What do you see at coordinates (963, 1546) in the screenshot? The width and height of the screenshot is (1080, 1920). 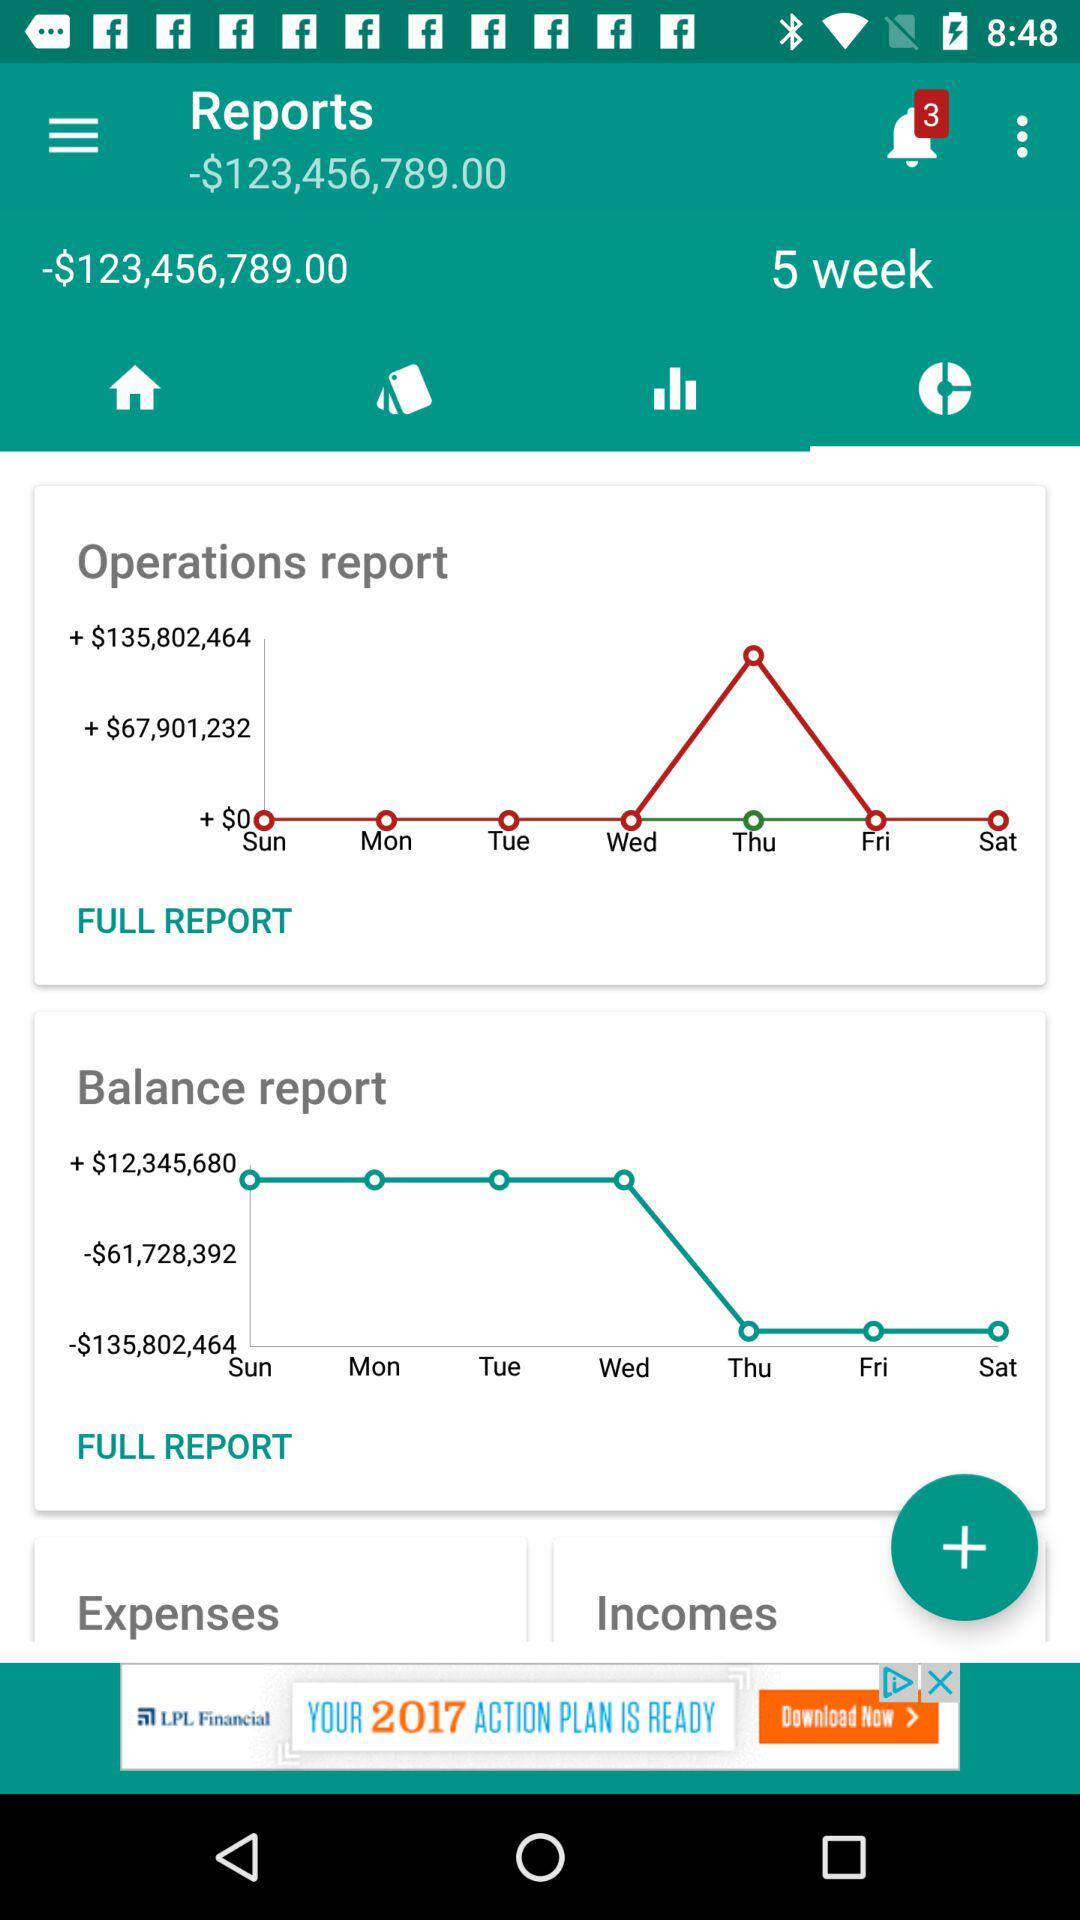 I see `a new item` at bounding box center [963, 1546].